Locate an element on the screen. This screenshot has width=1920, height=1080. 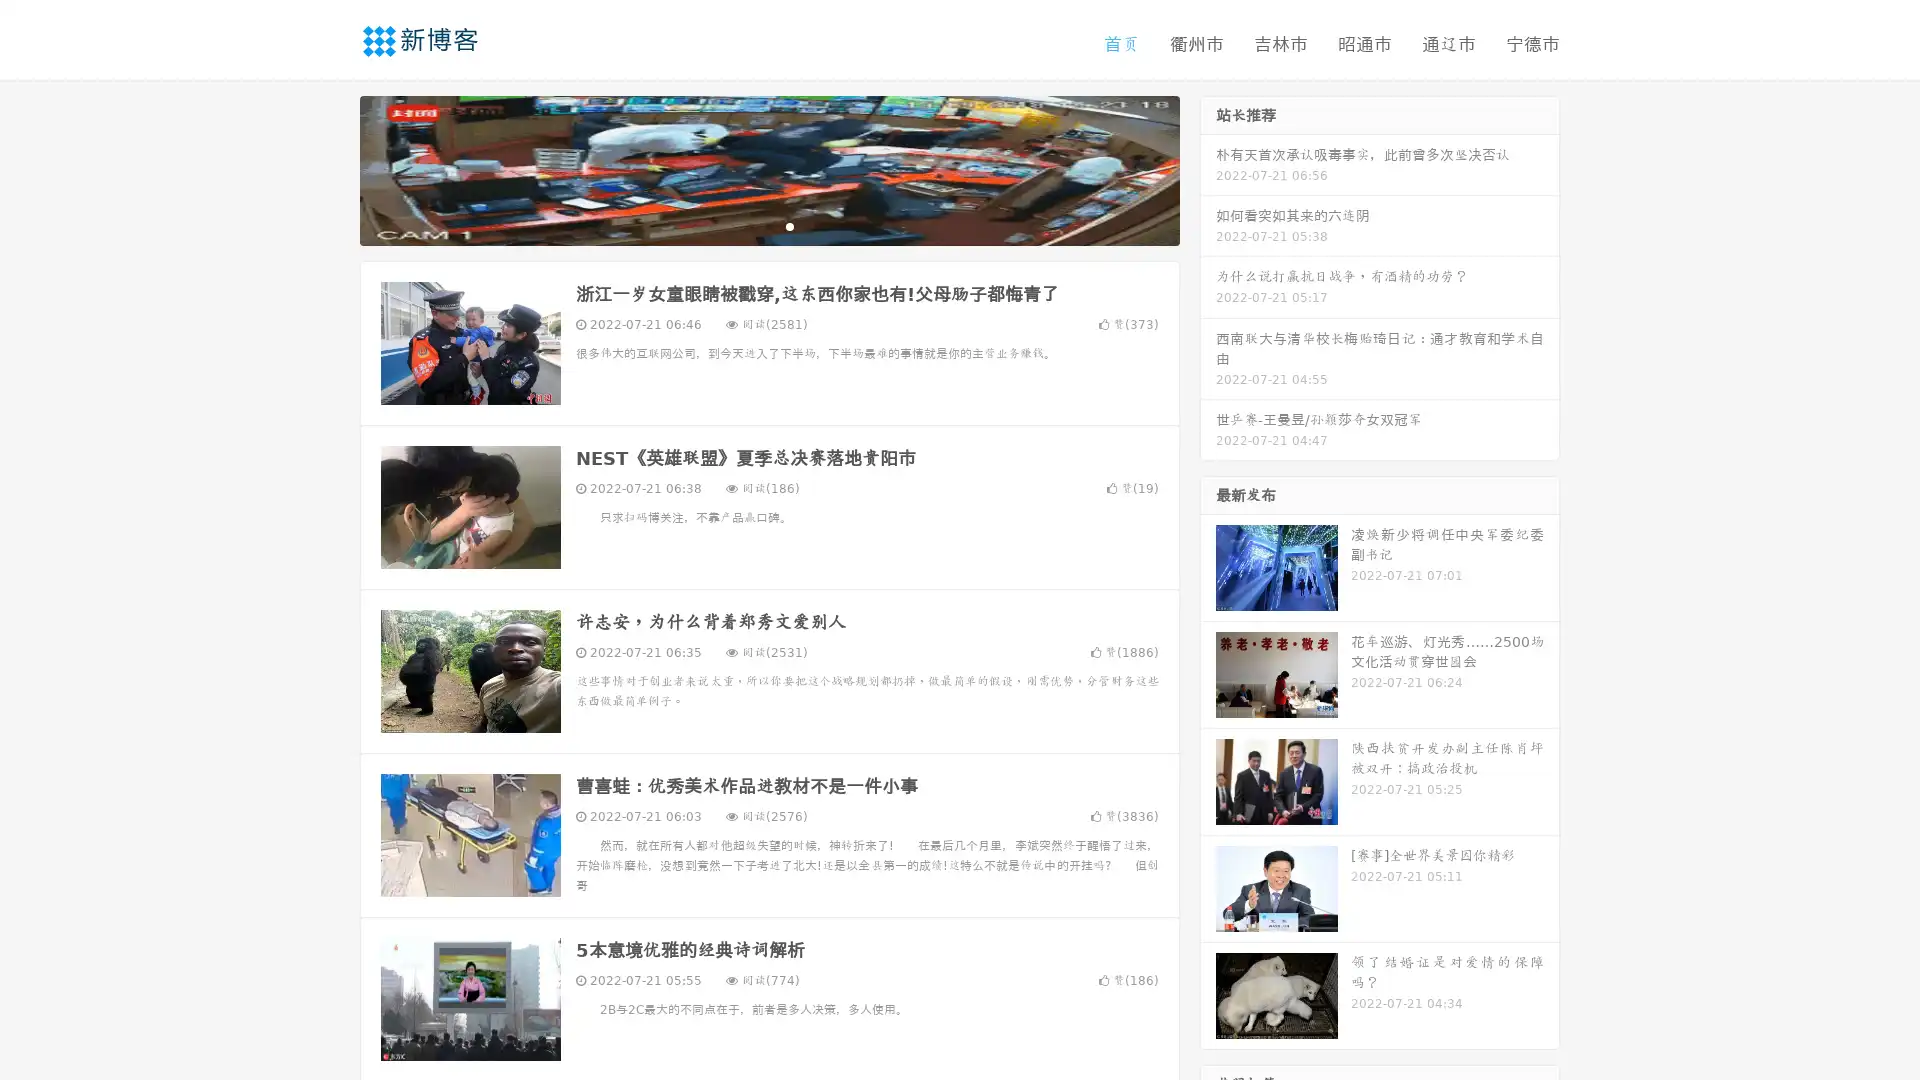
Go to slide 1 is located at coordinates (748, 225).